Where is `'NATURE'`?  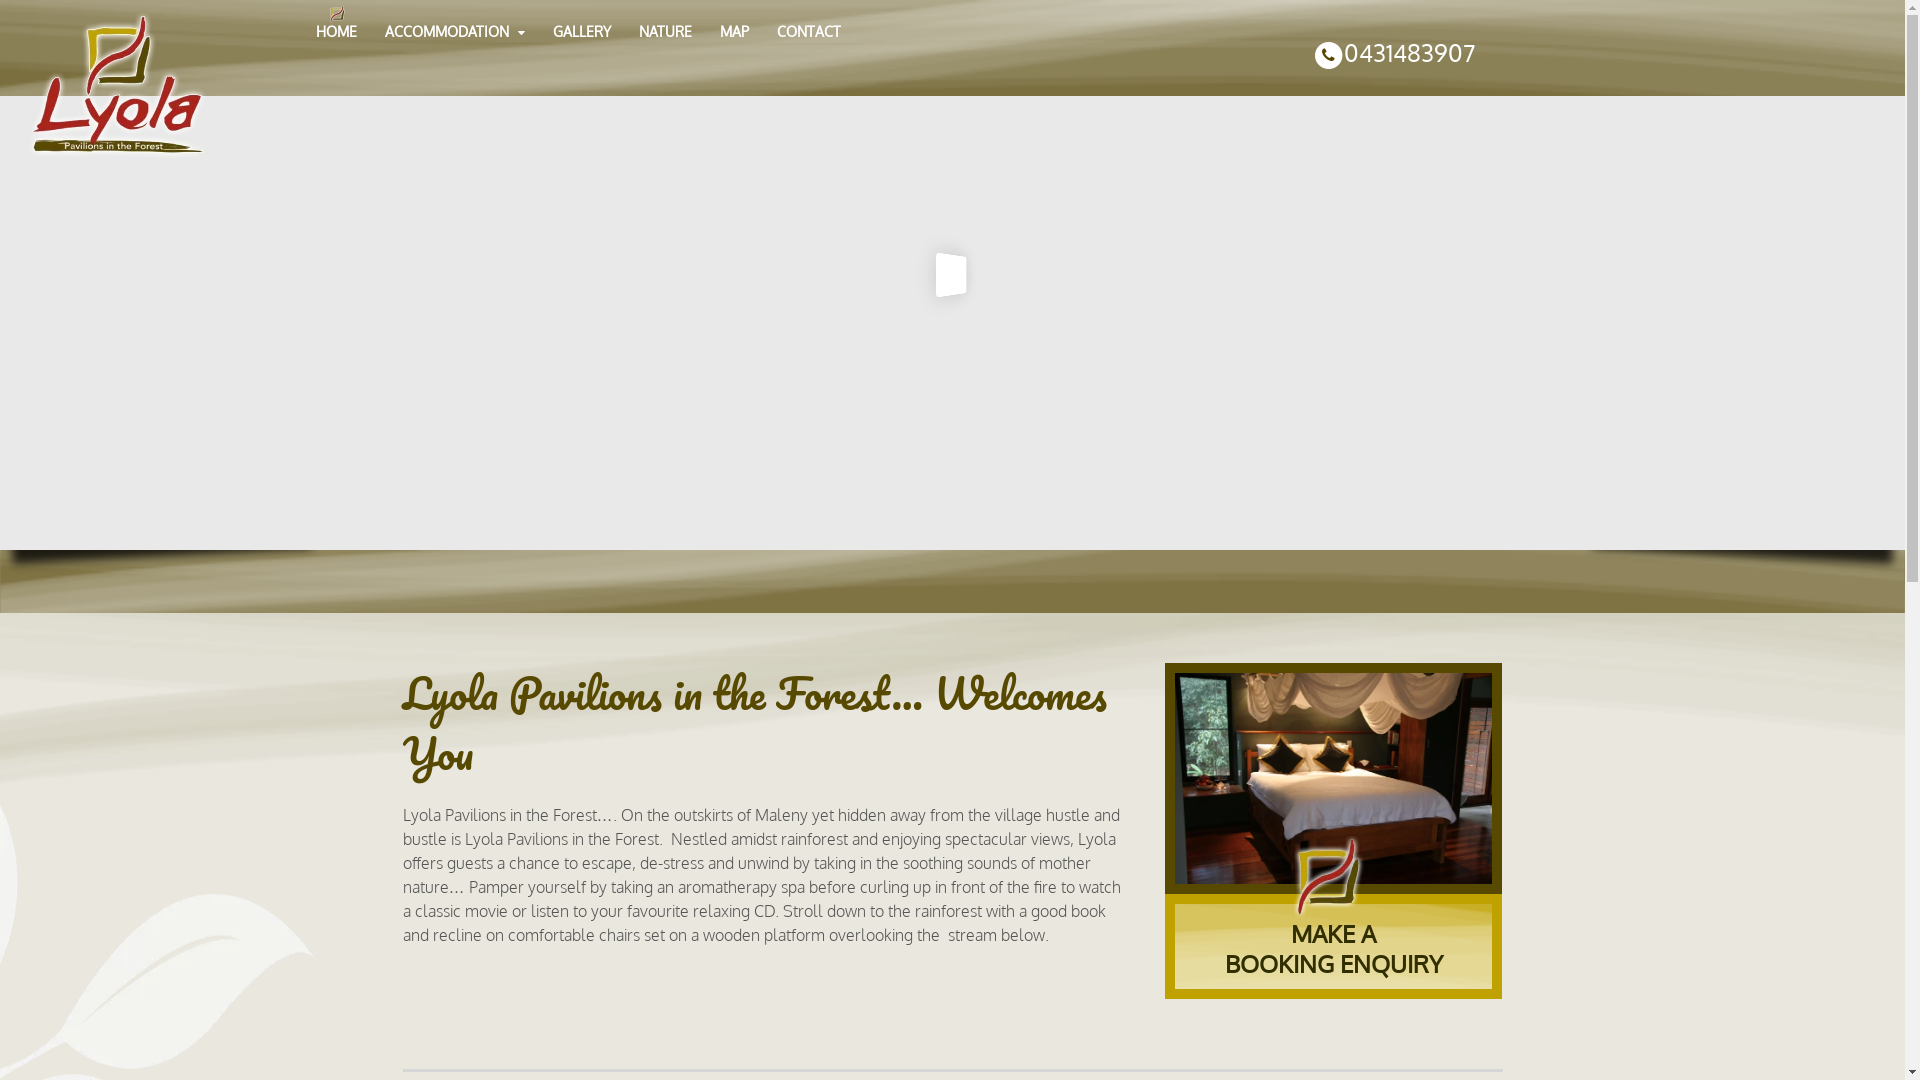 'NATURE' is located at coordinates (623, 32).